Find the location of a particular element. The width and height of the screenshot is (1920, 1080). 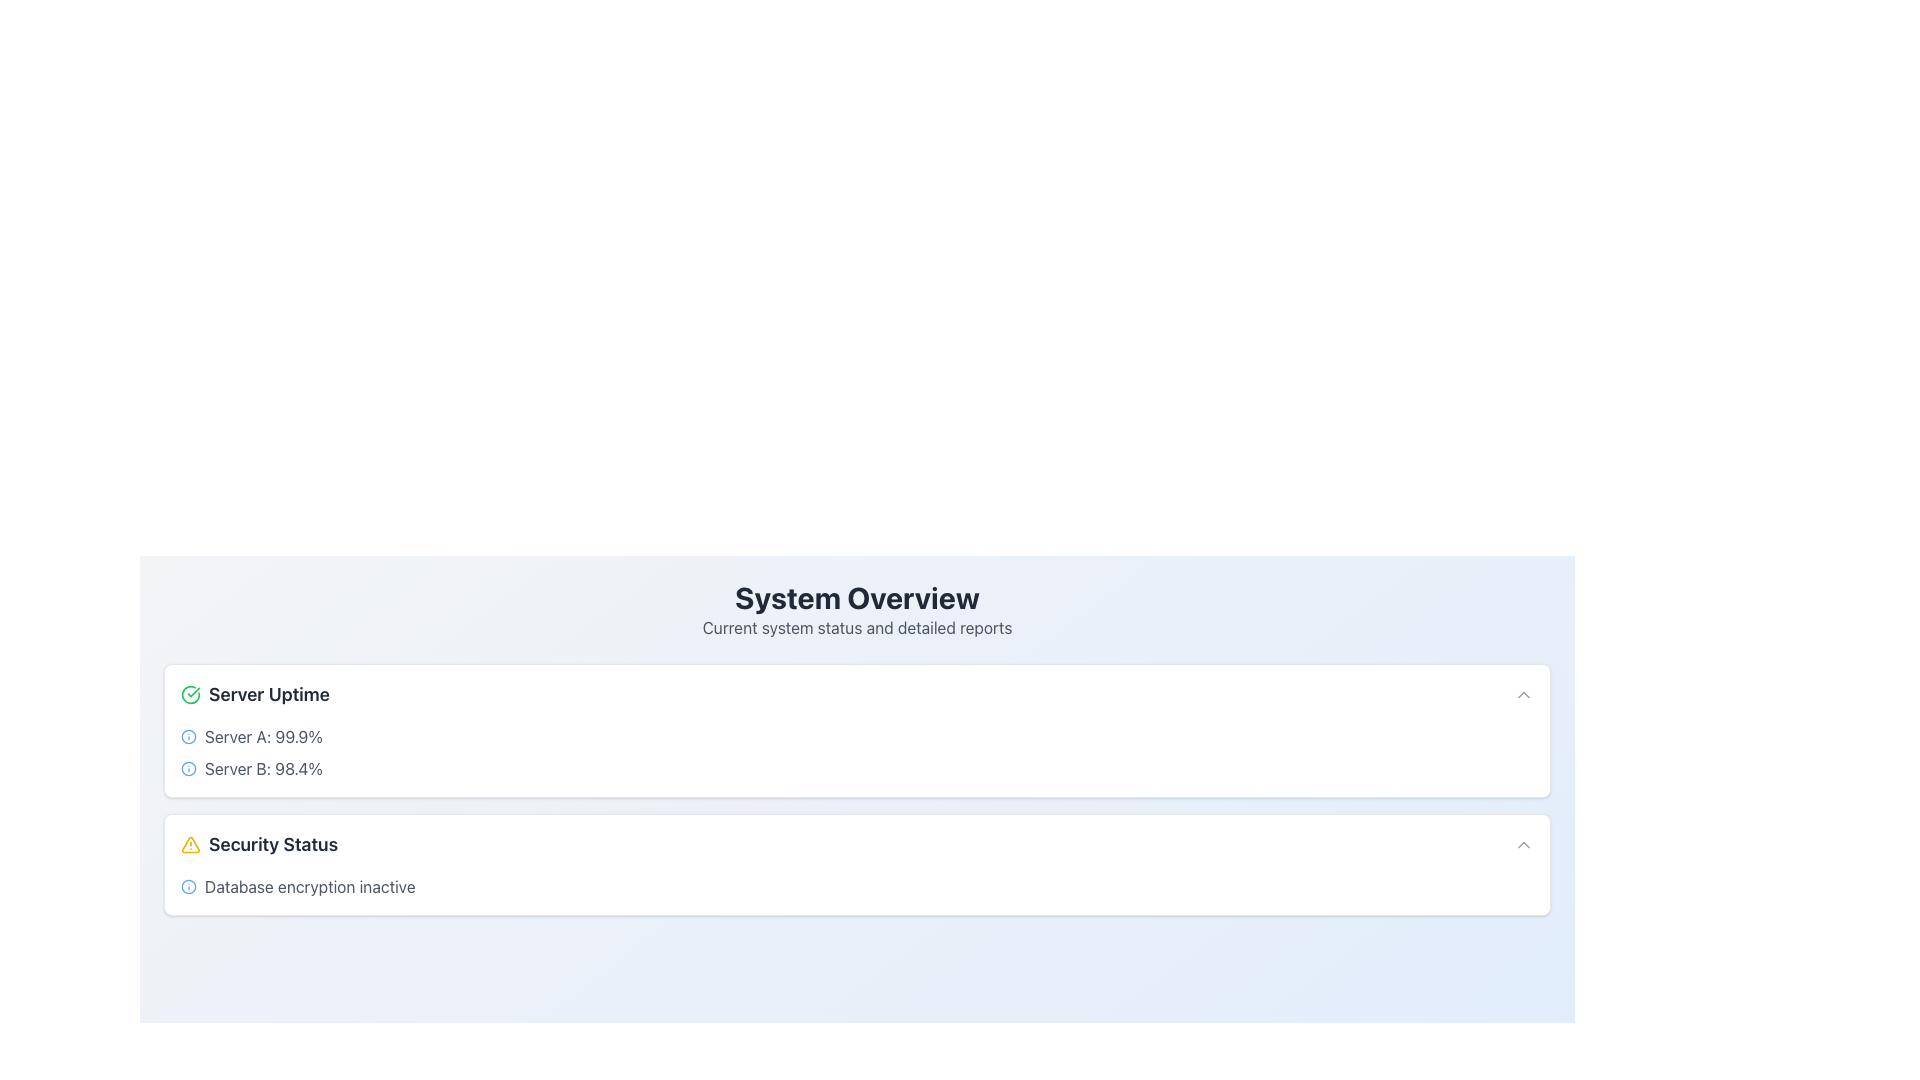

the composite UI component that combines a green circular checkmark icon and the label 'Server Uptime', located at the top-left corner of its card layout is located at coordinates (254, 693).